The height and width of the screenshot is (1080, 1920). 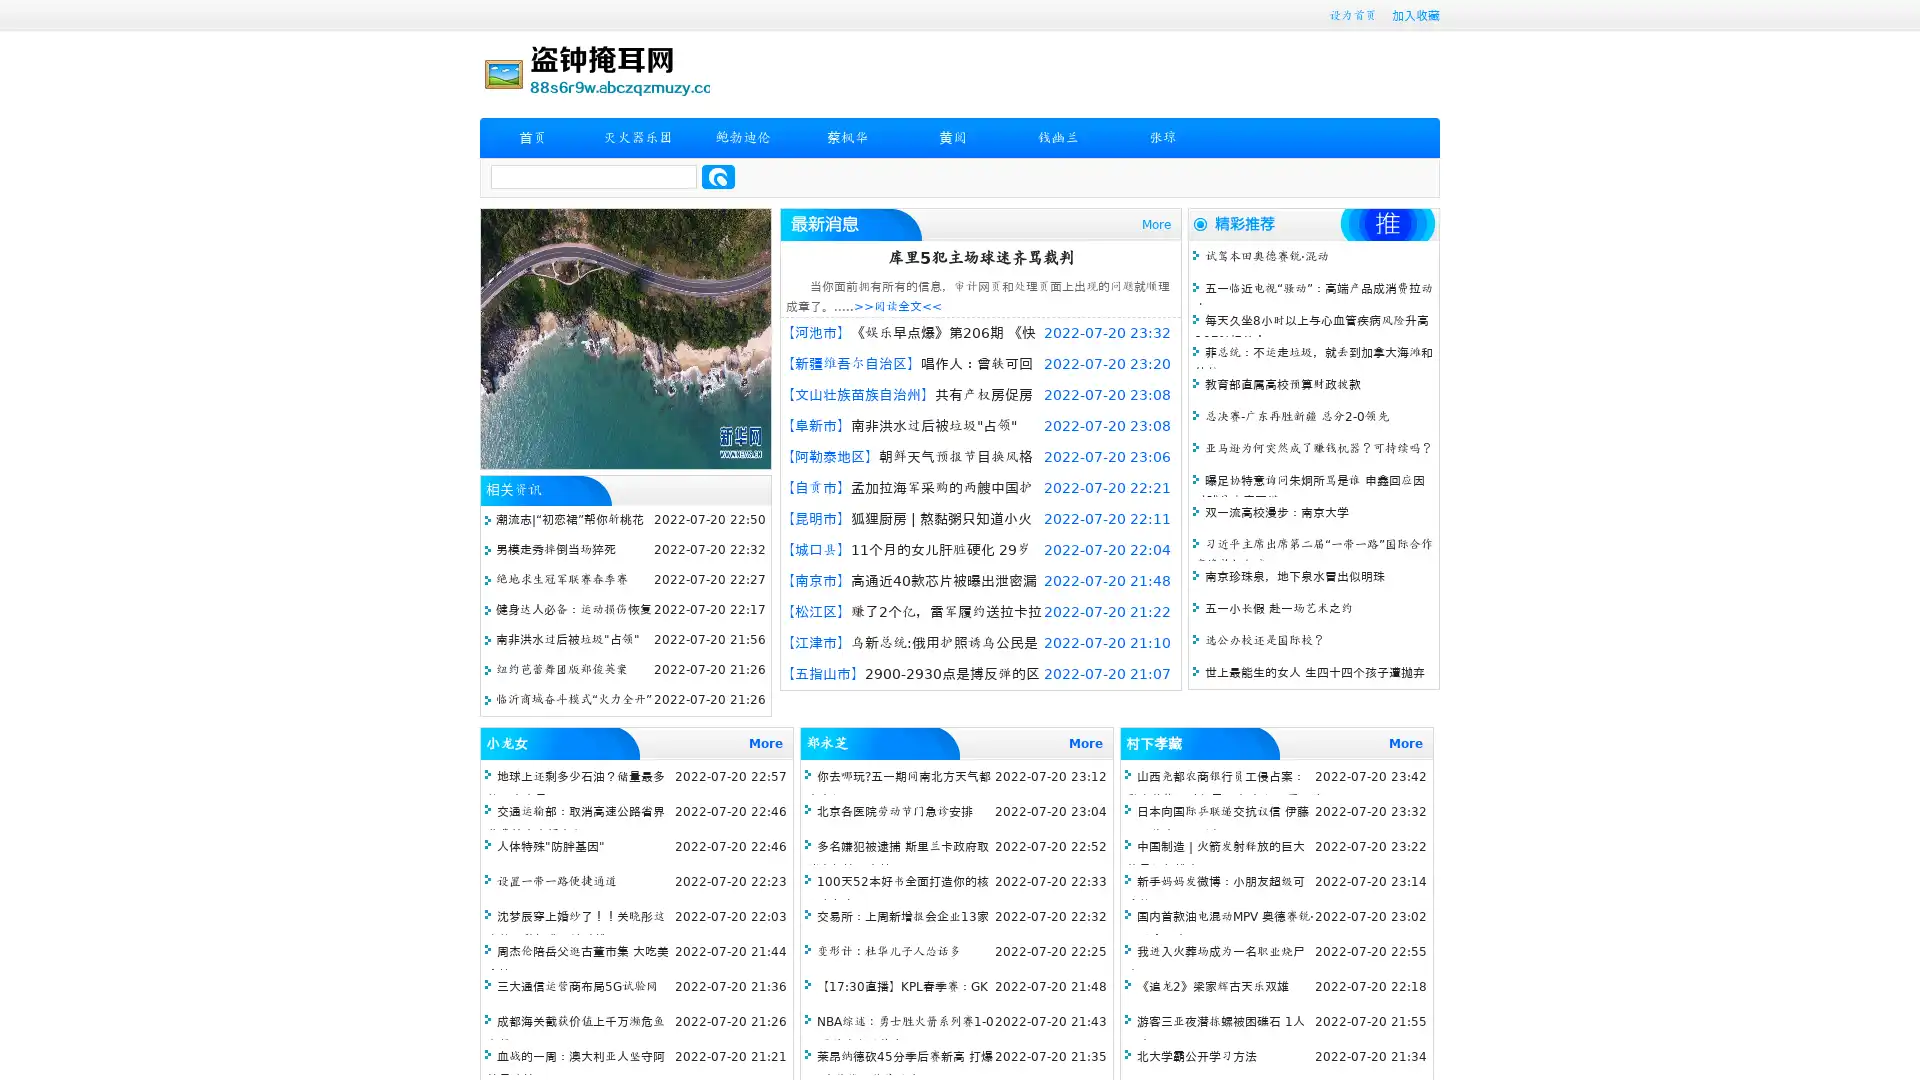 I want to click on Search, so click(x=718, y=176).